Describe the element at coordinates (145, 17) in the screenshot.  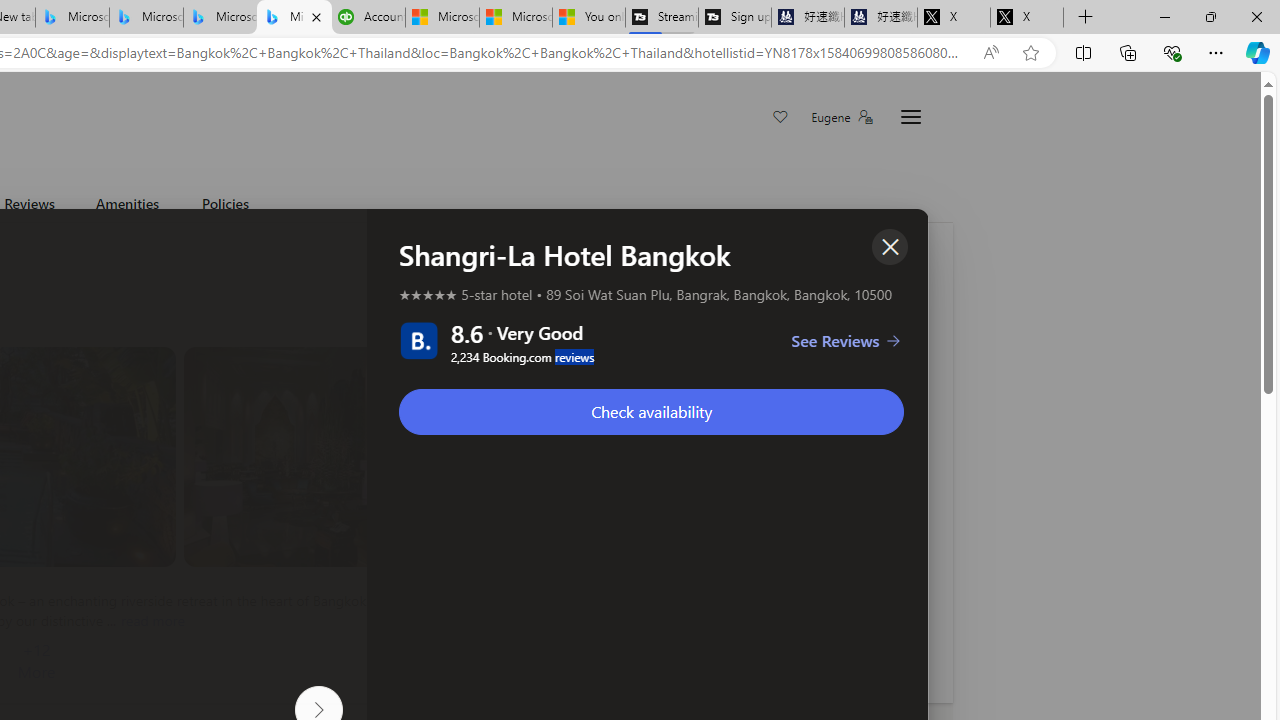
I see `'Microsoft Bing Travel - Stays in Bangkok, Bangkok, Thailand'` at that location.